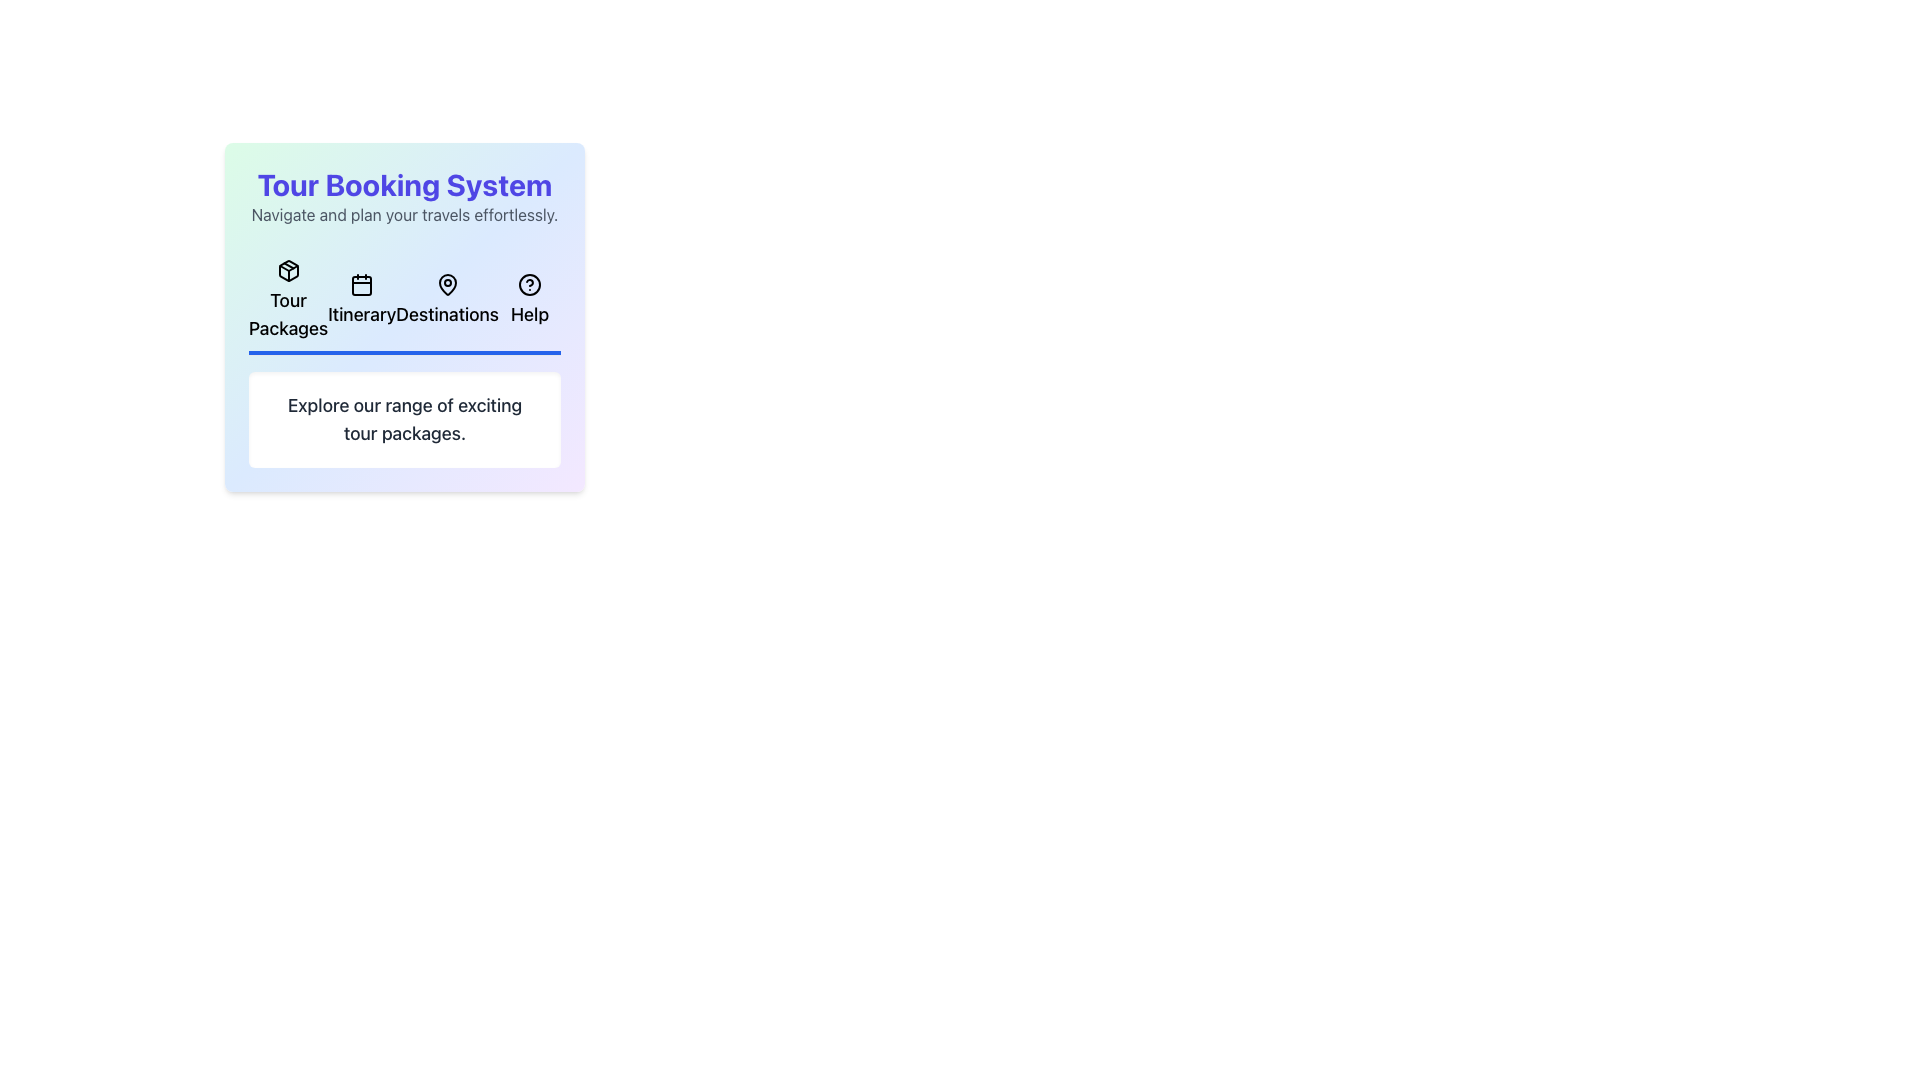  Describe the element at coordinates (446, 285) in the screenshot. I see `the decorative black stroke of the map pin icon located under the 'Itinerary Destinations' label` at that location.